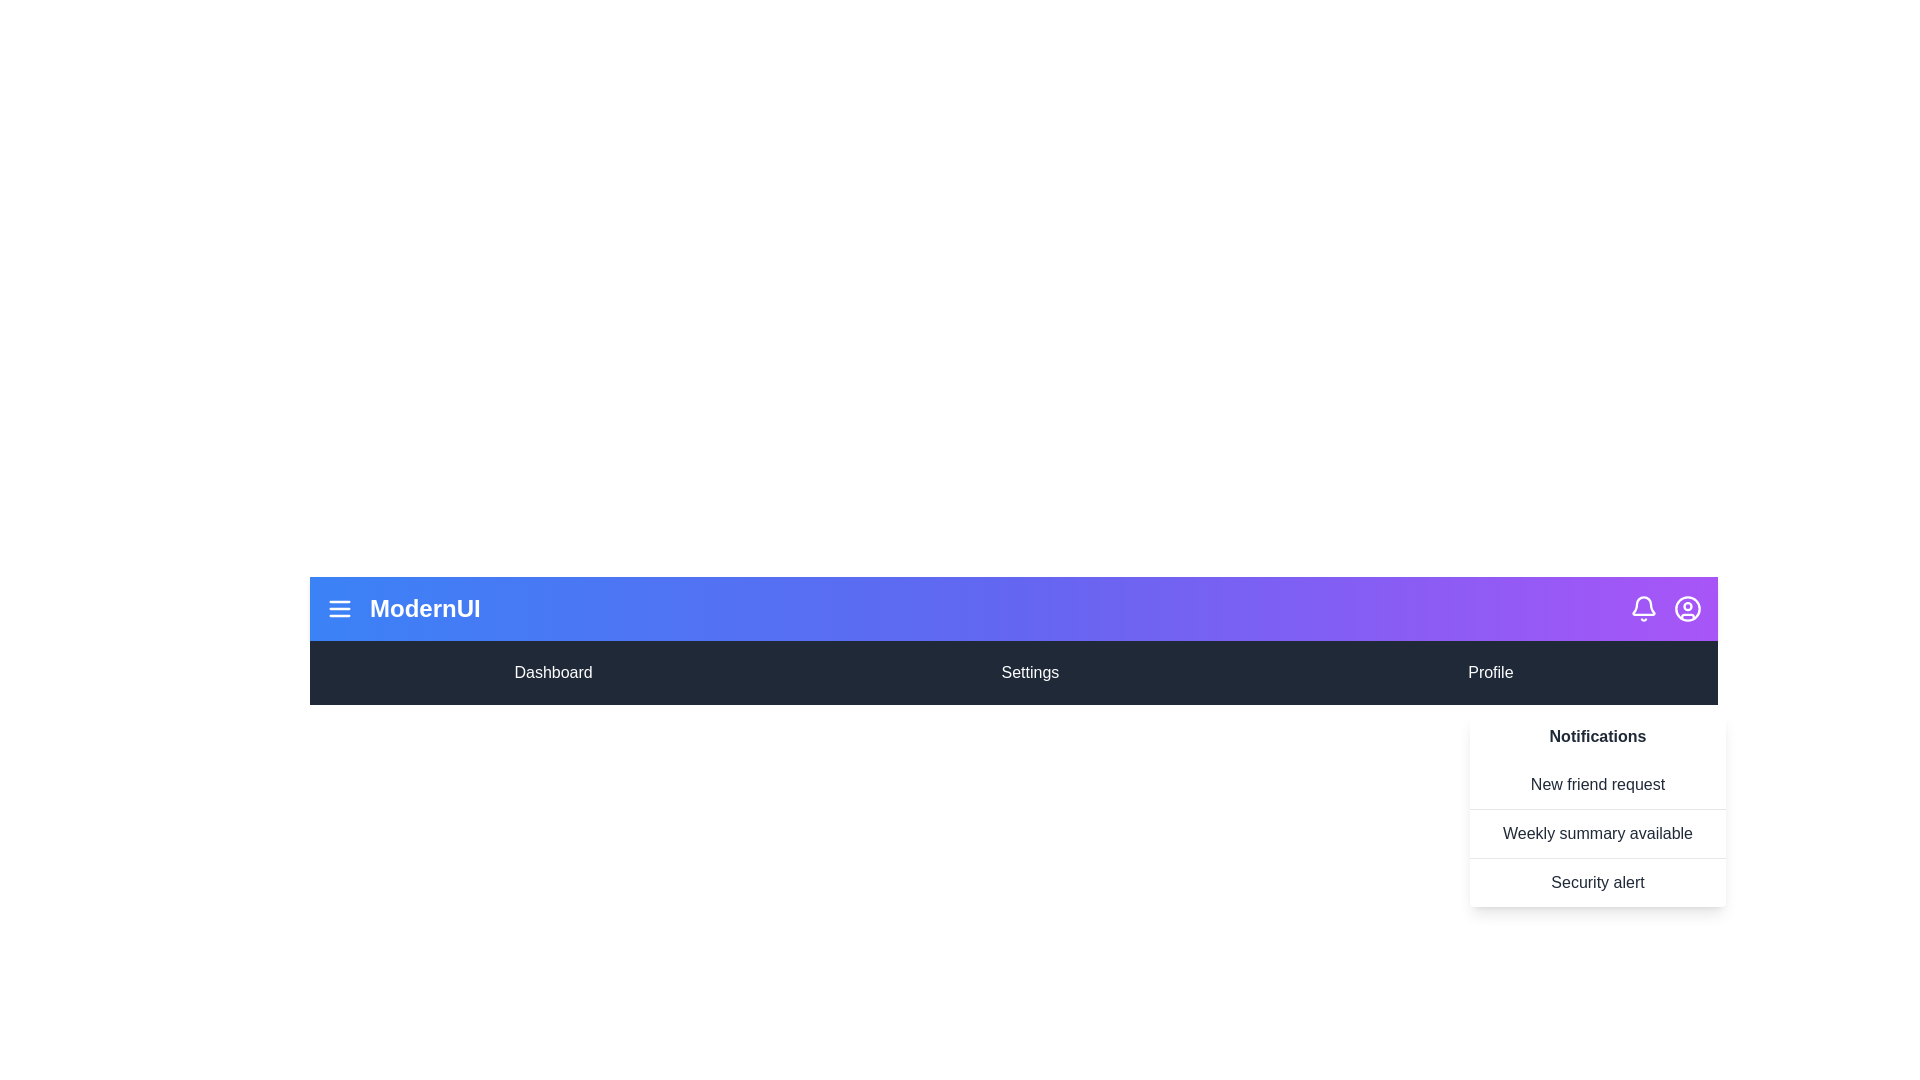 This screenshot has width=1920, height=1080. Describe the element at coordinates (553, 672) in the screenshot. I see `the menu item Dashboard to select it` at that location.